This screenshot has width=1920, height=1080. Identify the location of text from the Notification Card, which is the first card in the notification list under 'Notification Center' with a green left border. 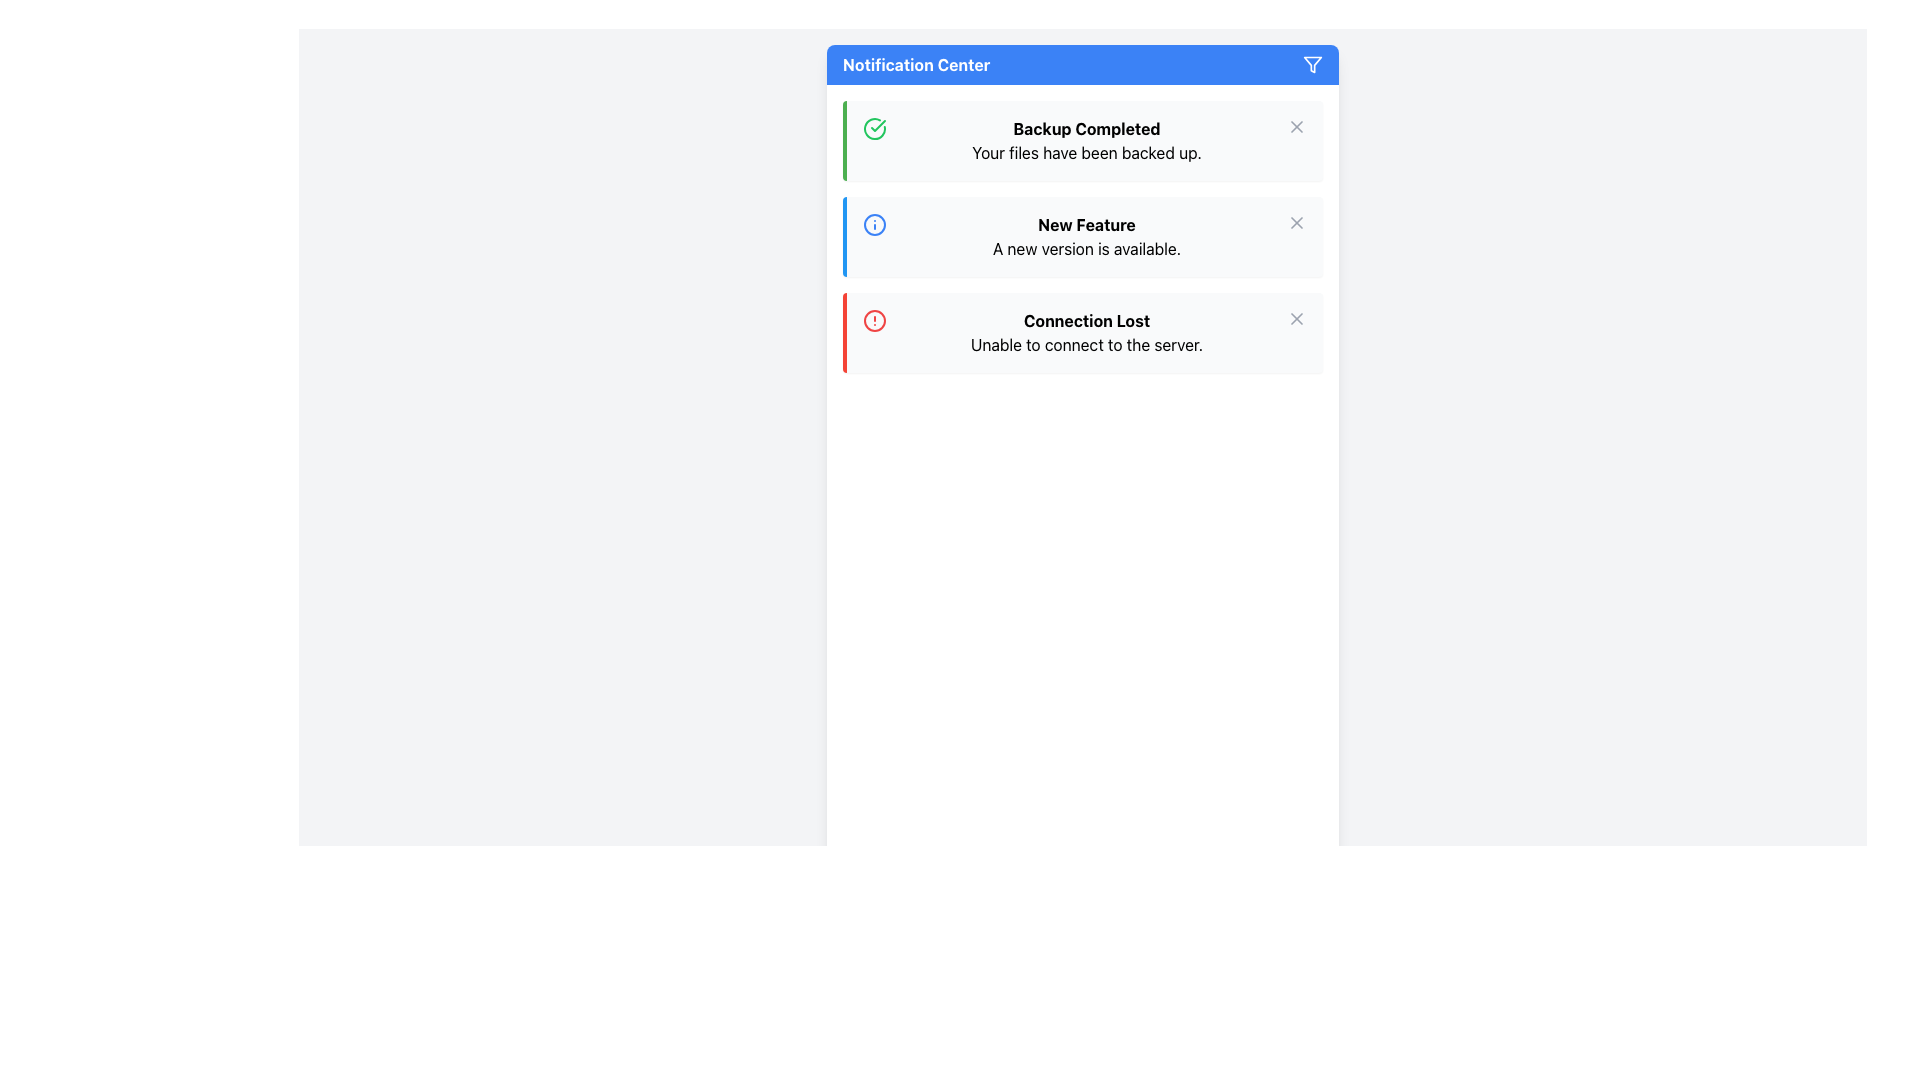
(1085, 140).